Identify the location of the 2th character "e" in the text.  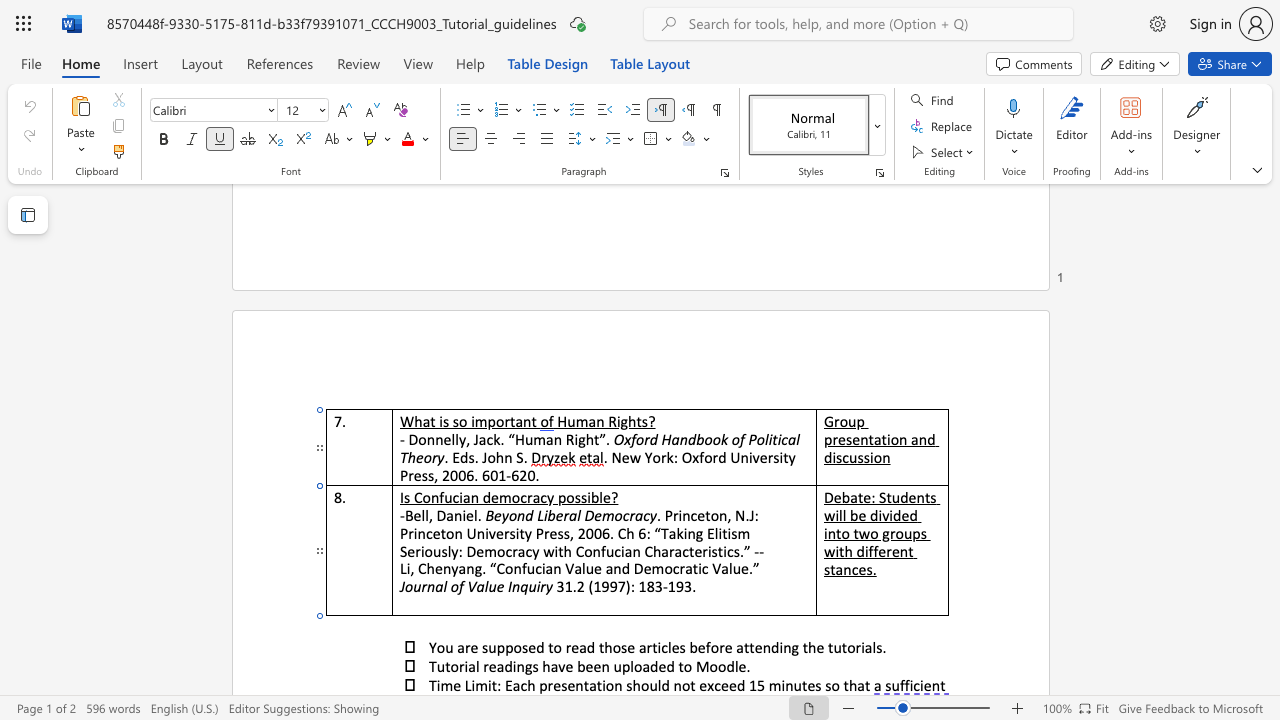
(559, 514).